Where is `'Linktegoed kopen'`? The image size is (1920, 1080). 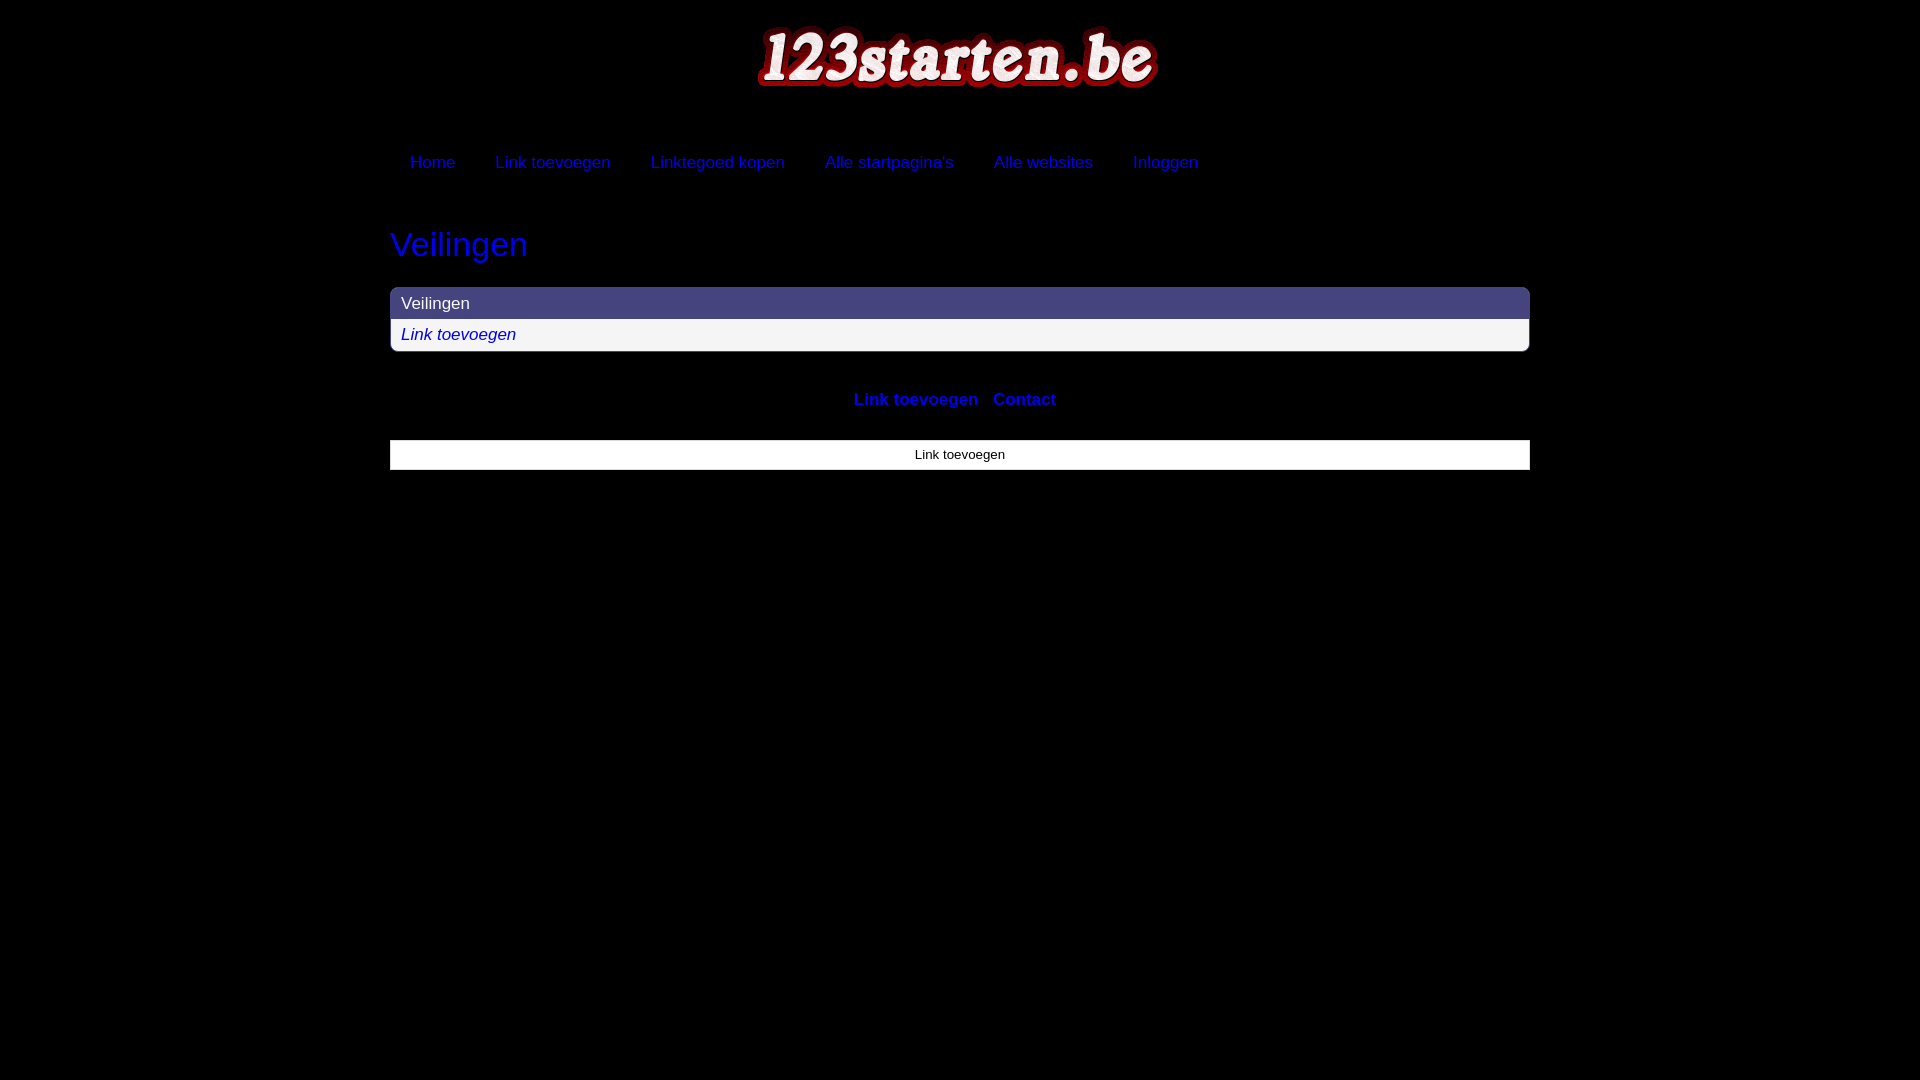 'Linktegoed kopen' is located at coordinates (629, 161).